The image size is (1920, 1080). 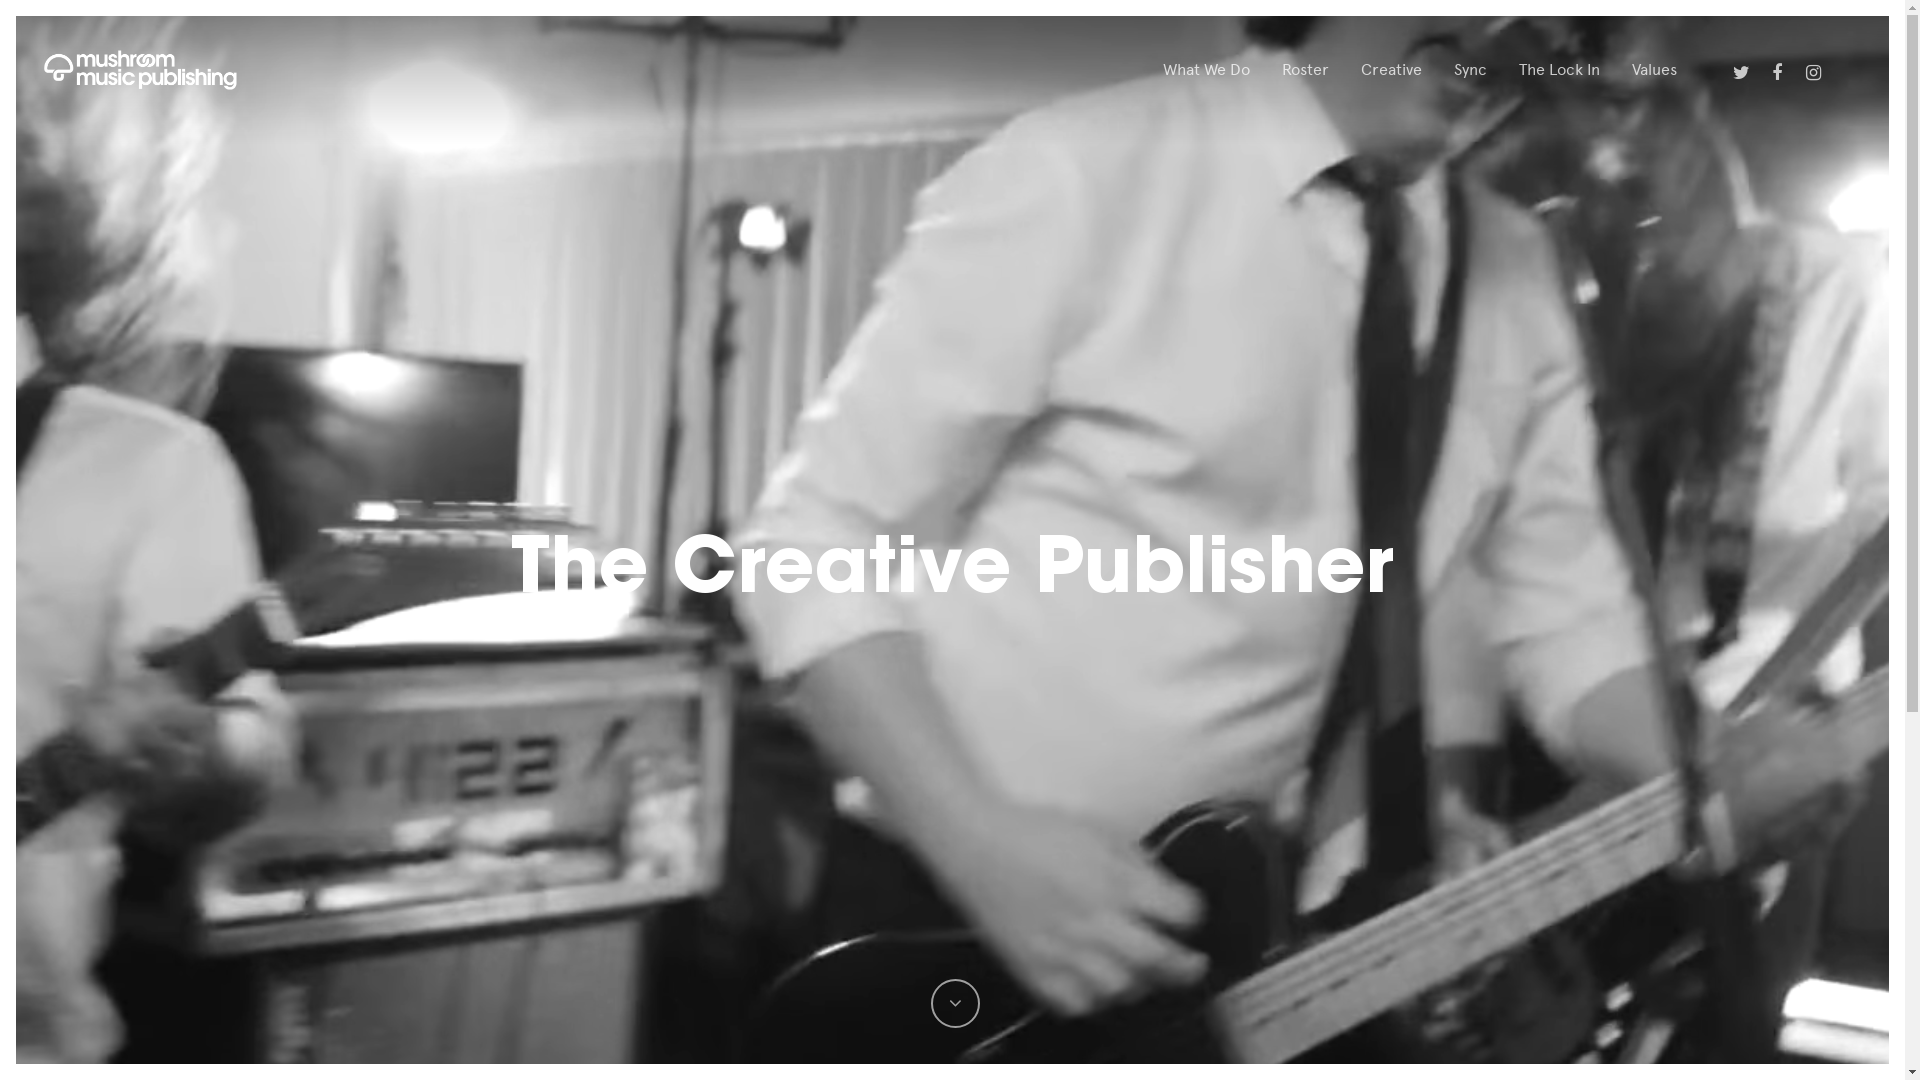 What do you see at coordinates (1470, 68) in the screenshot?
I see `'Sync'` at bounding box center [1470, 68].